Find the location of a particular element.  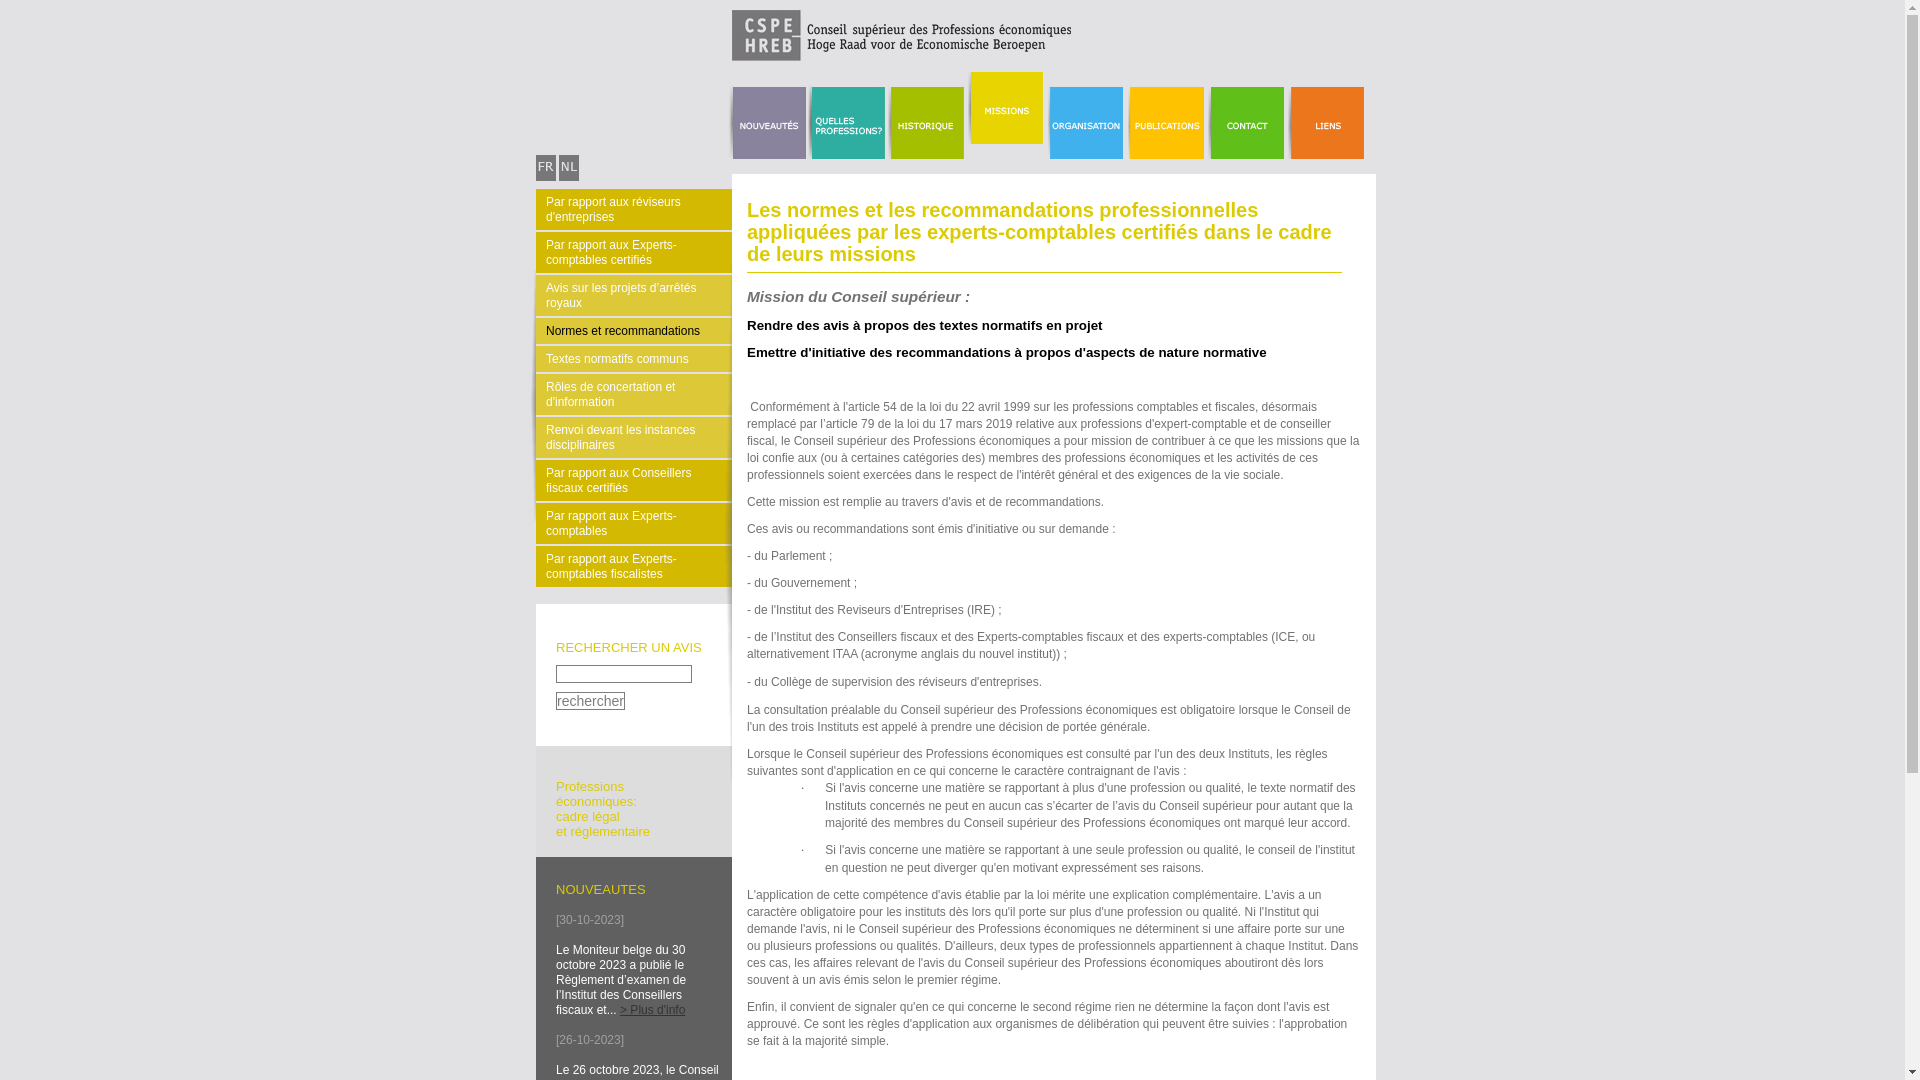

'Par rapport aux Experts-comptables' is located at coordinates (632, 522).